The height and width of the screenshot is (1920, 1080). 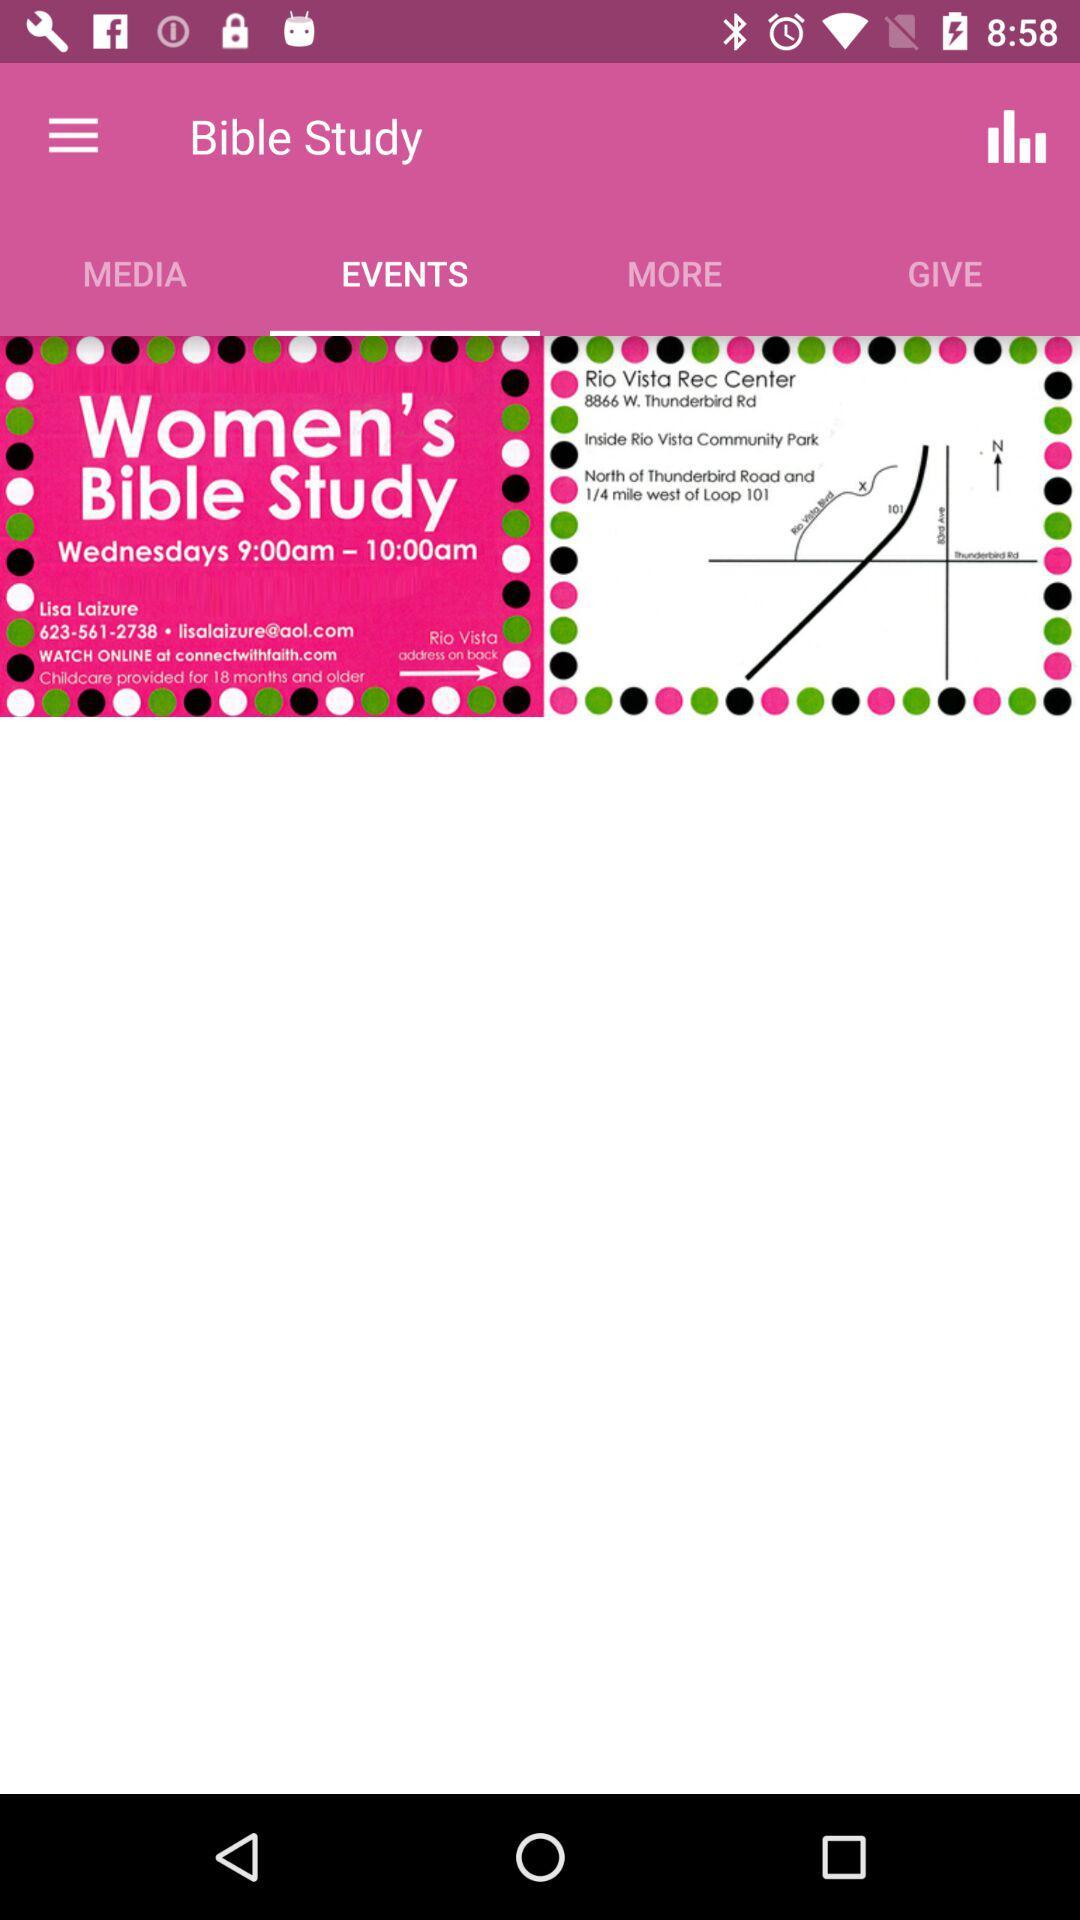 What do you see at coordinates (72, 135) in the screenshot?
I see `item next to the bible study icon` at bounding box center [72, 135].